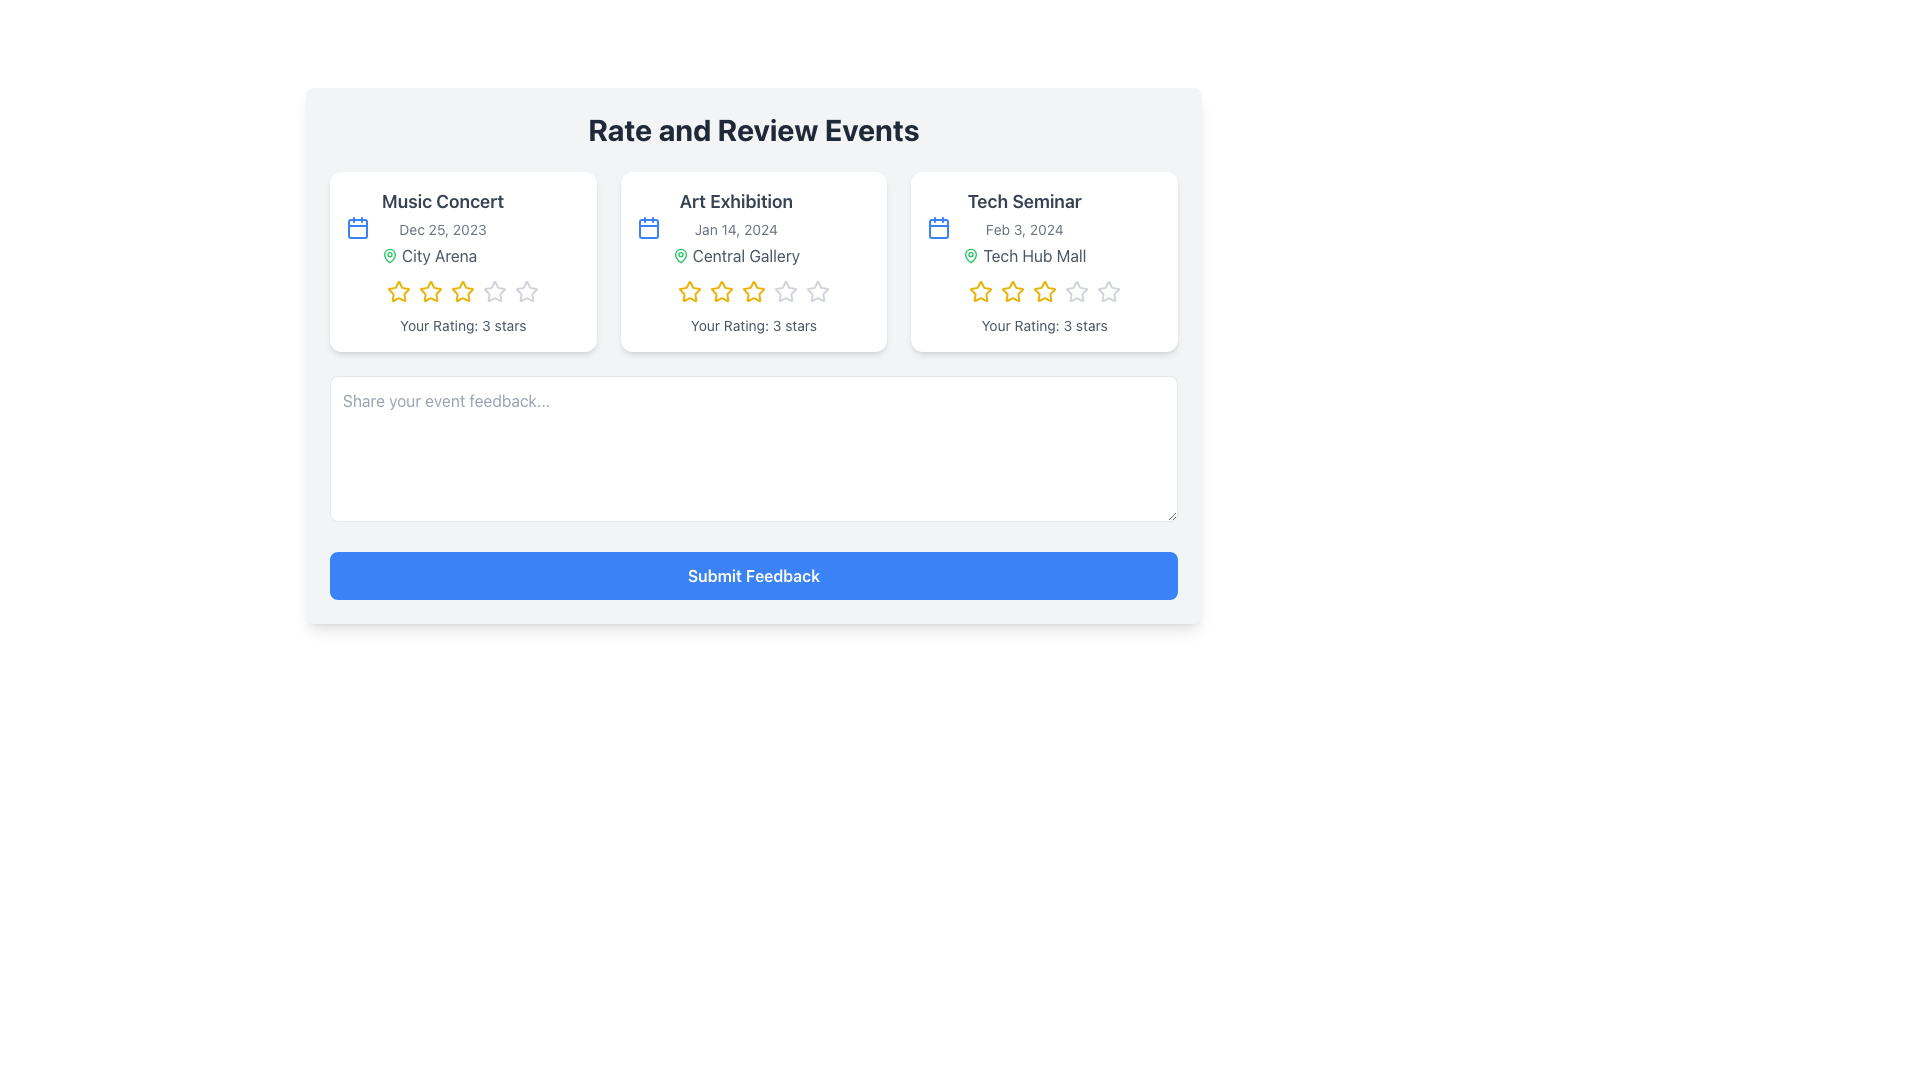 The image size is (1920, 1080). I want to click on the map pin icon representing the Central Gallery location in the Art Exhibition card, so click(680, 254).